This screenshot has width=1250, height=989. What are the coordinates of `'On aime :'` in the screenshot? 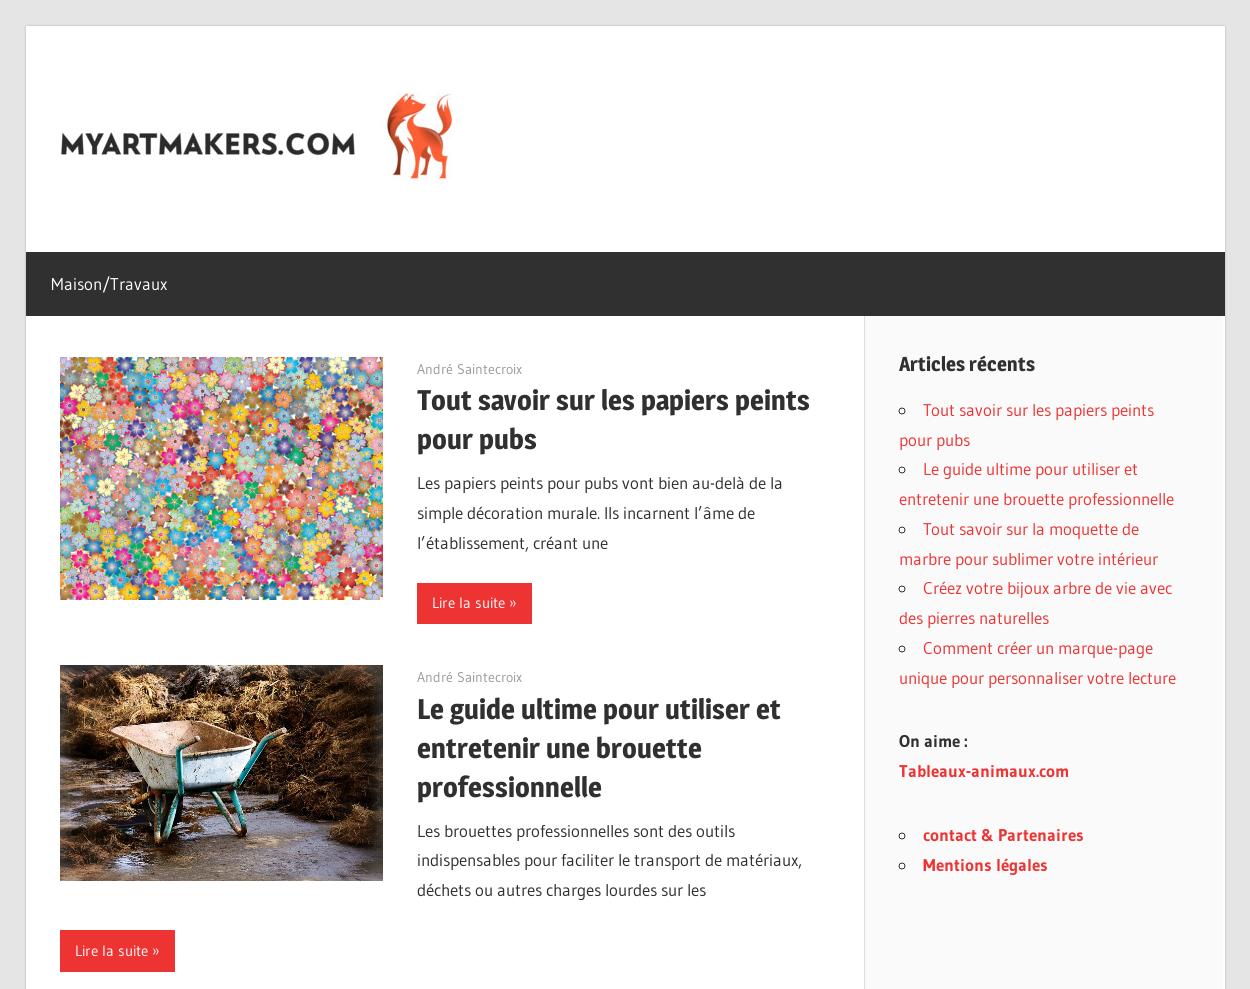 It's located at (932, 740).